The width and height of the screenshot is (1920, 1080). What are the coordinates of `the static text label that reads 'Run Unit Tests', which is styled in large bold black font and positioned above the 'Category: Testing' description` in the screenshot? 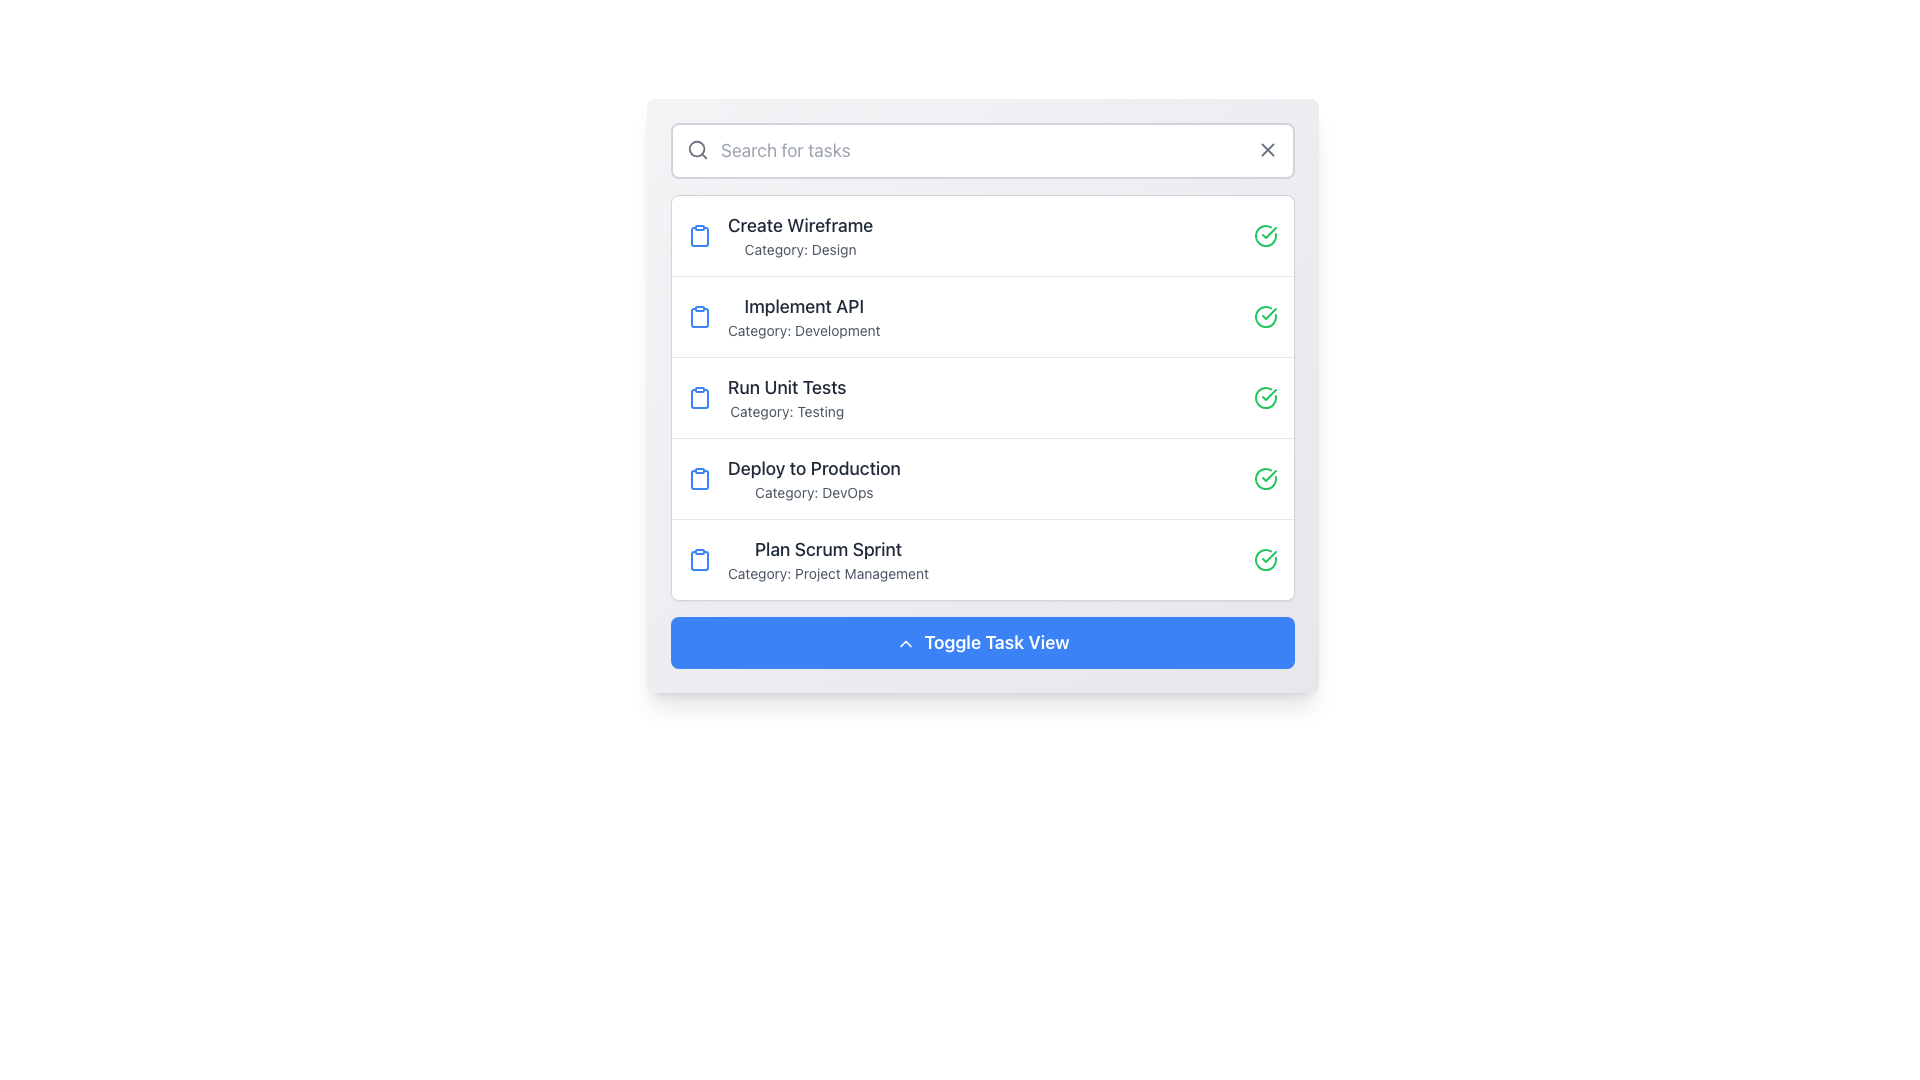 It's located at (786, 388).